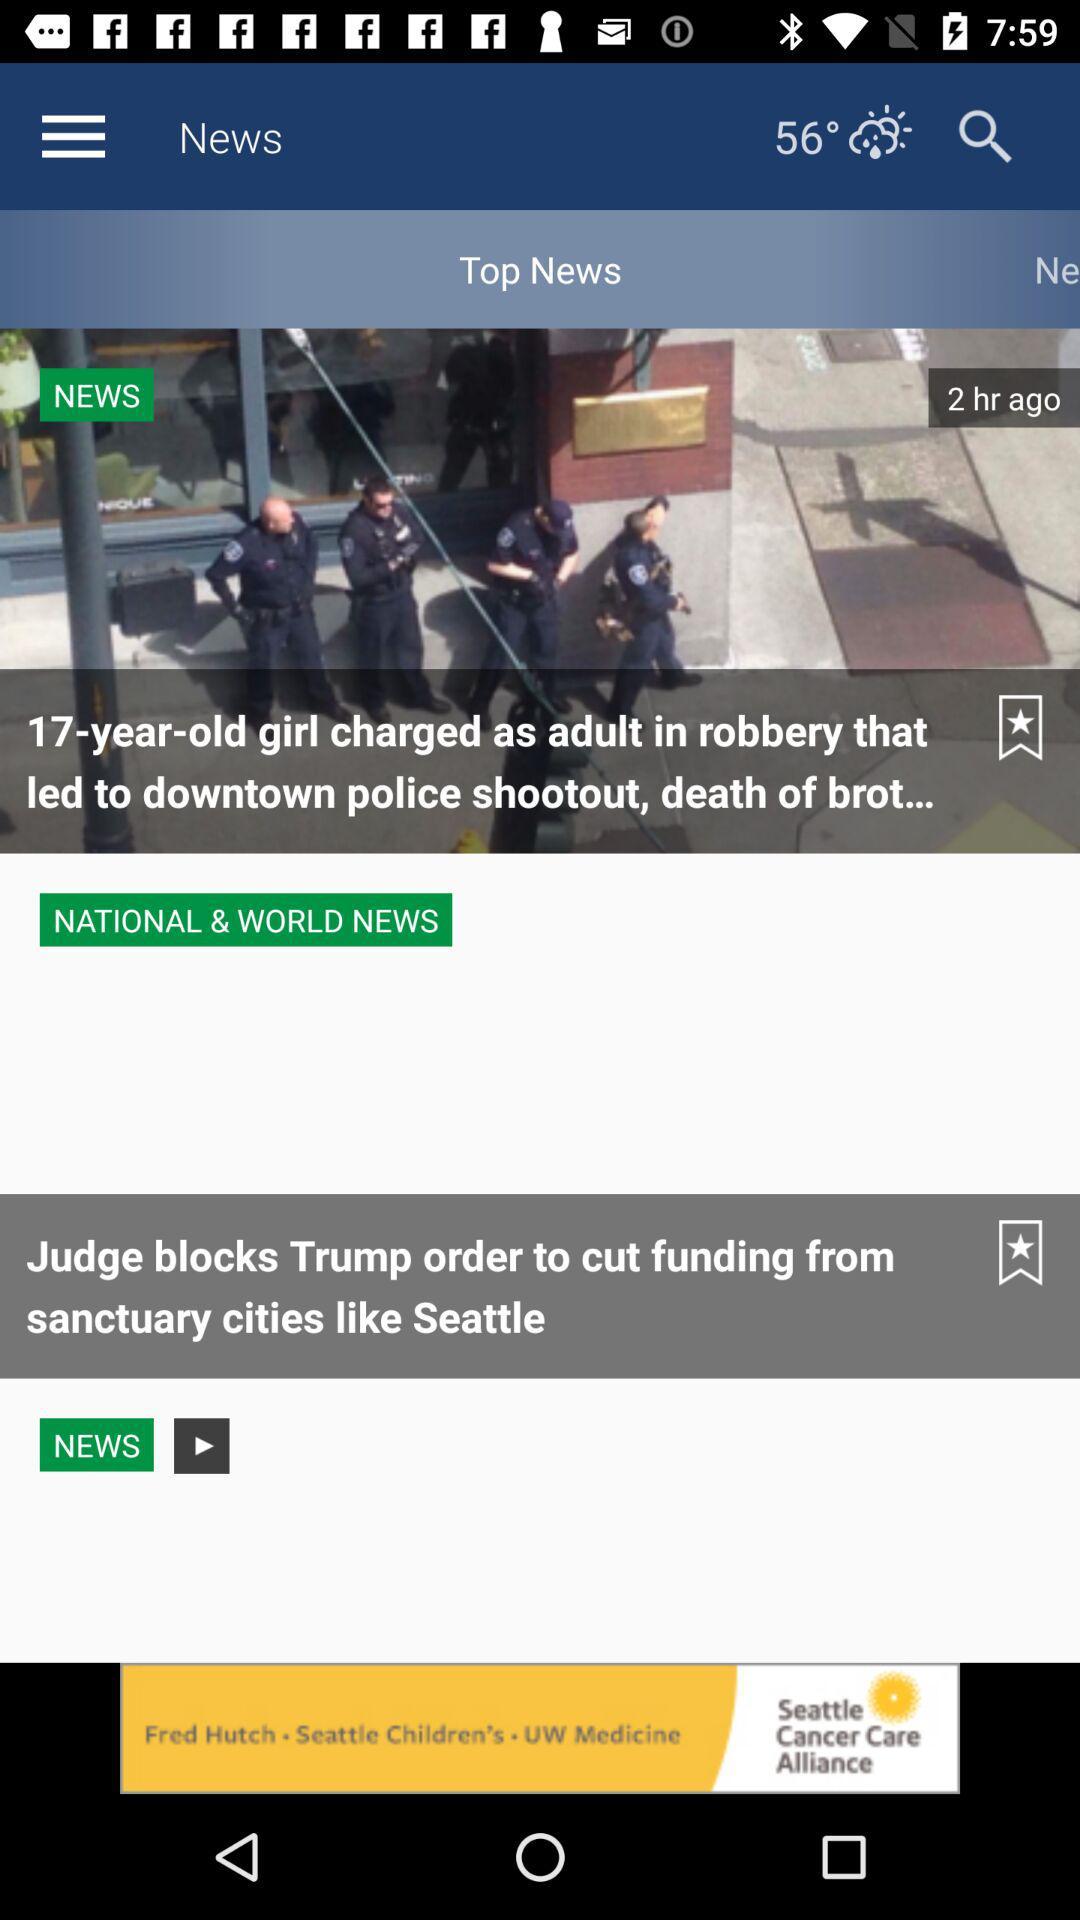 This screenshot has height=1920, width=1080. I want to click on open advertisements detail, so click(540, 1727).